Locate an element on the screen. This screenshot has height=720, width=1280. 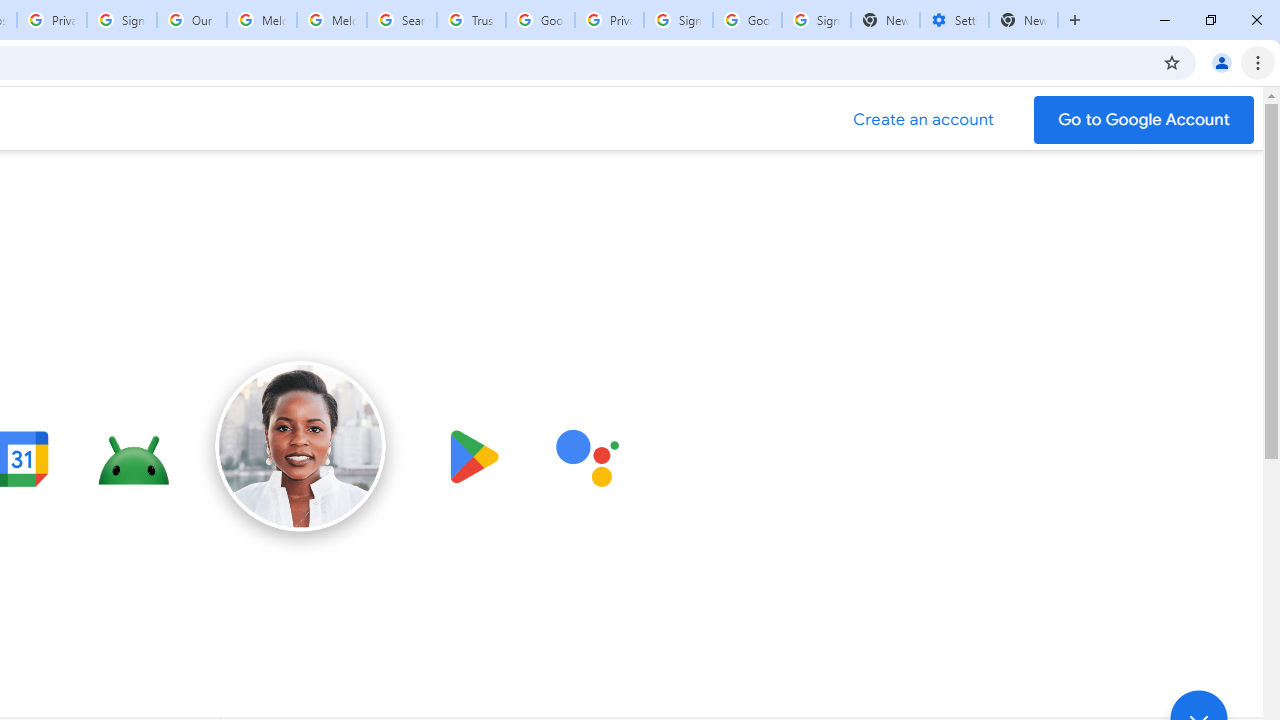
'Sign in - Google Accounts' is located at coordinates (678, 20).